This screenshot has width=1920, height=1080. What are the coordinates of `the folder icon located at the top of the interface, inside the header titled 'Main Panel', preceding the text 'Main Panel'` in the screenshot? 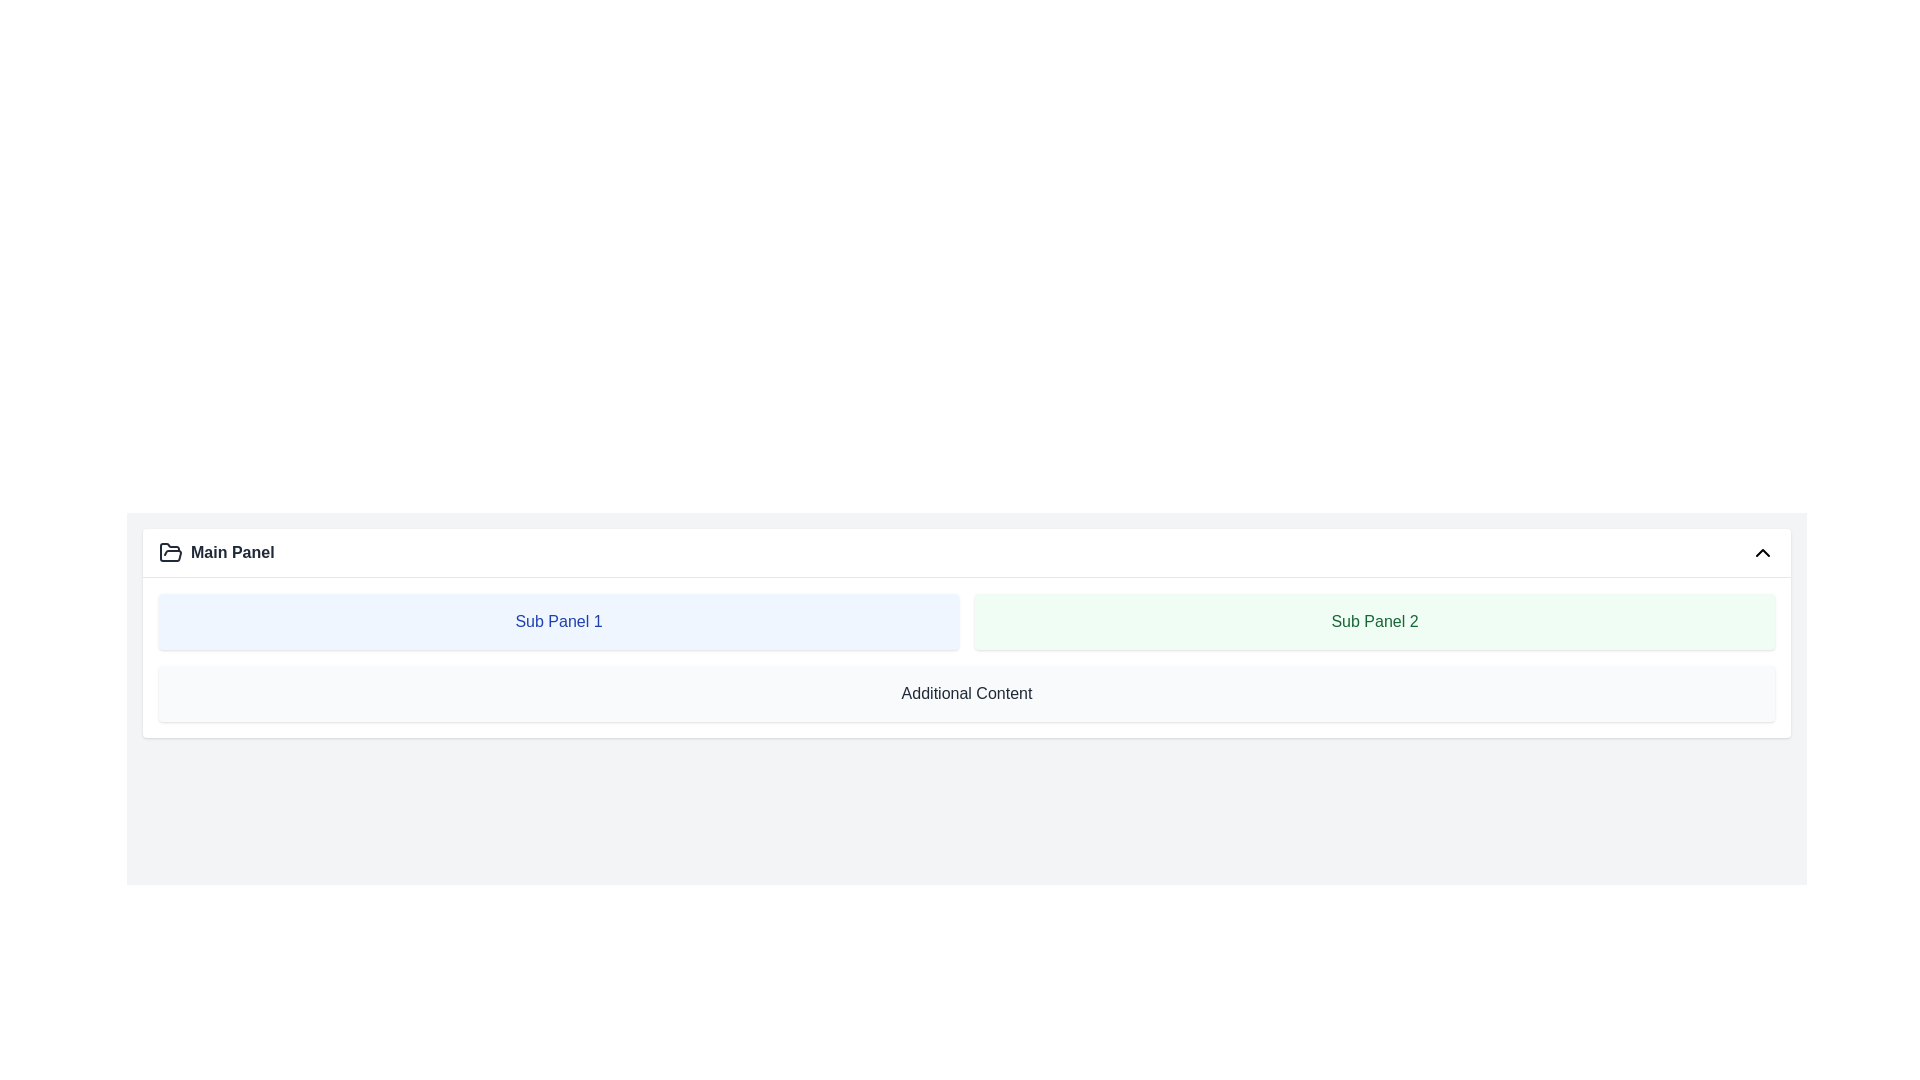 It's located at (171, 552).